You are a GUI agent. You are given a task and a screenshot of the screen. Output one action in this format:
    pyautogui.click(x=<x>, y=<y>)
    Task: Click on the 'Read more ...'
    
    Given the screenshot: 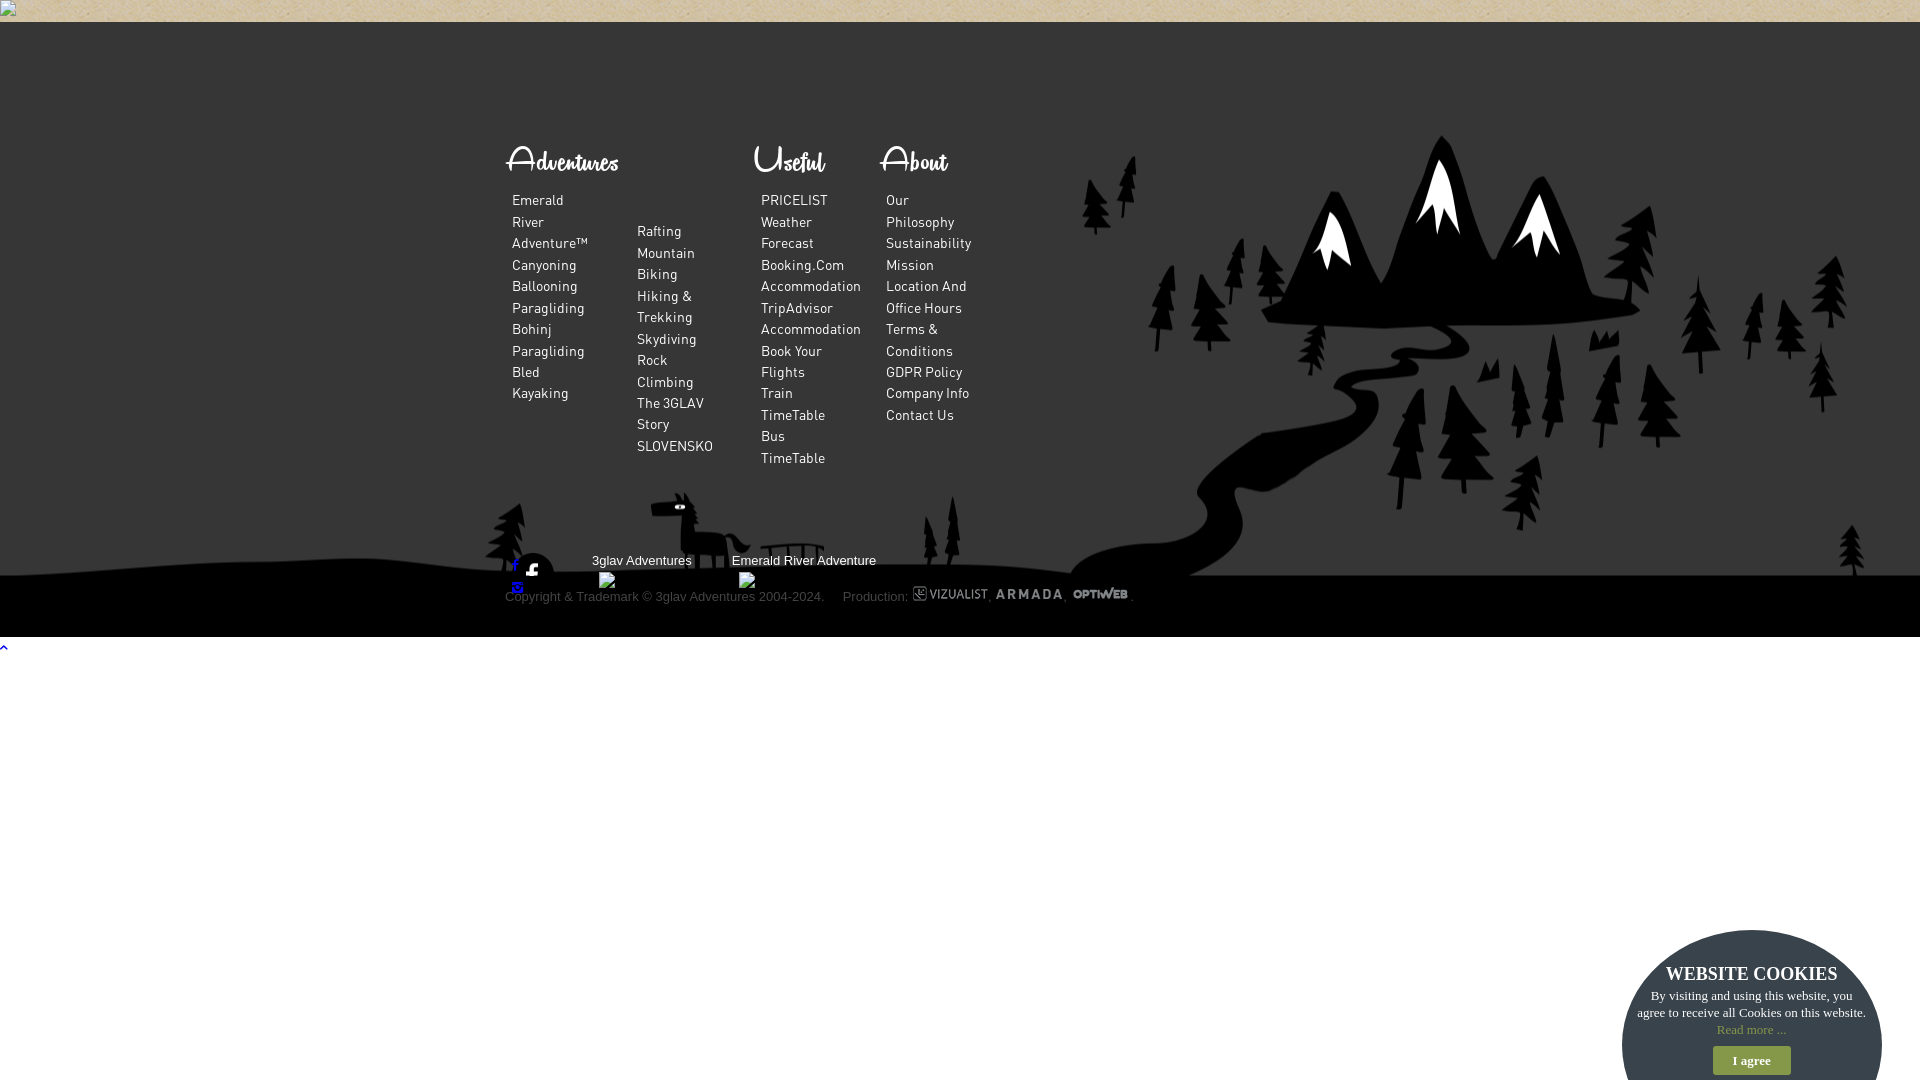 What is the action you would take?
    pyautogui.click(x=1751, y=1029)
    